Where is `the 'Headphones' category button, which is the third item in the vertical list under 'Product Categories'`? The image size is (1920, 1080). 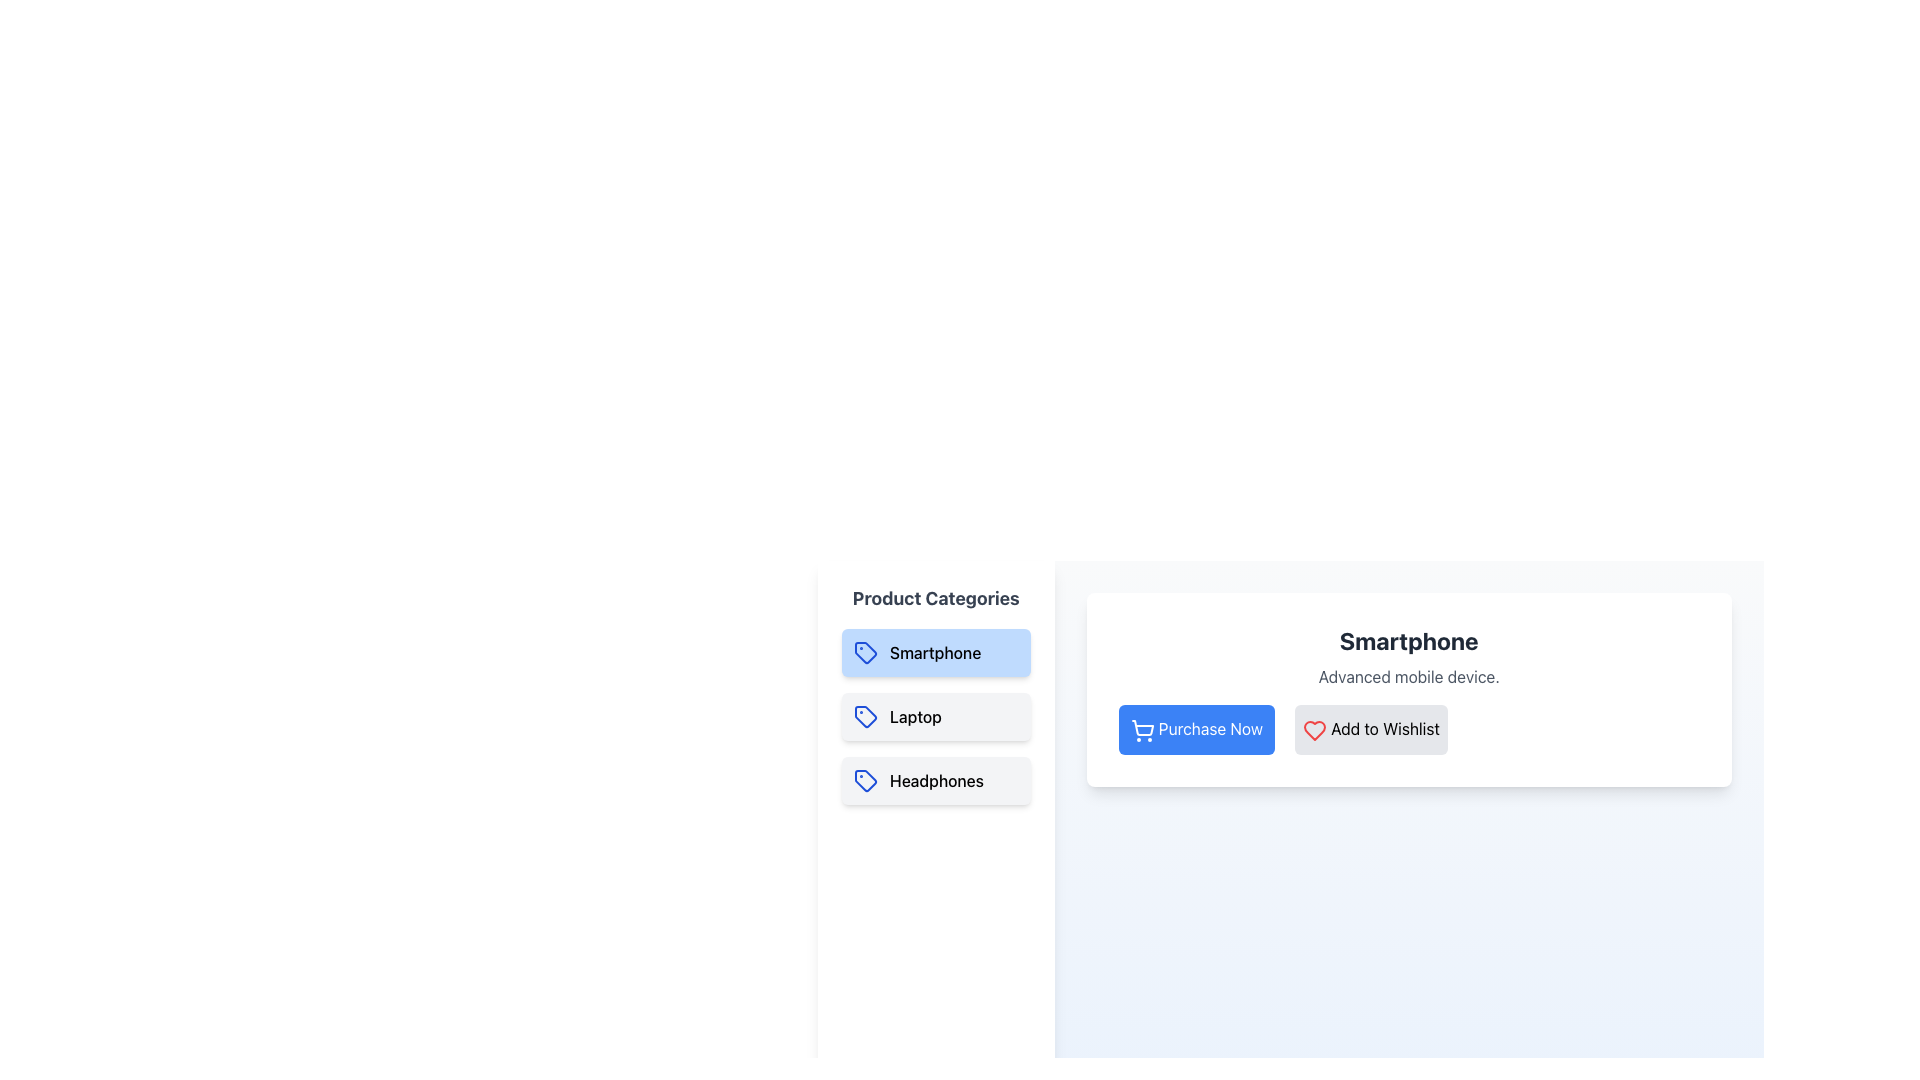
the 'Headphones' category button, which is the third item in the vertical list under 'Product Categories' is located at coordinates (935, 779).